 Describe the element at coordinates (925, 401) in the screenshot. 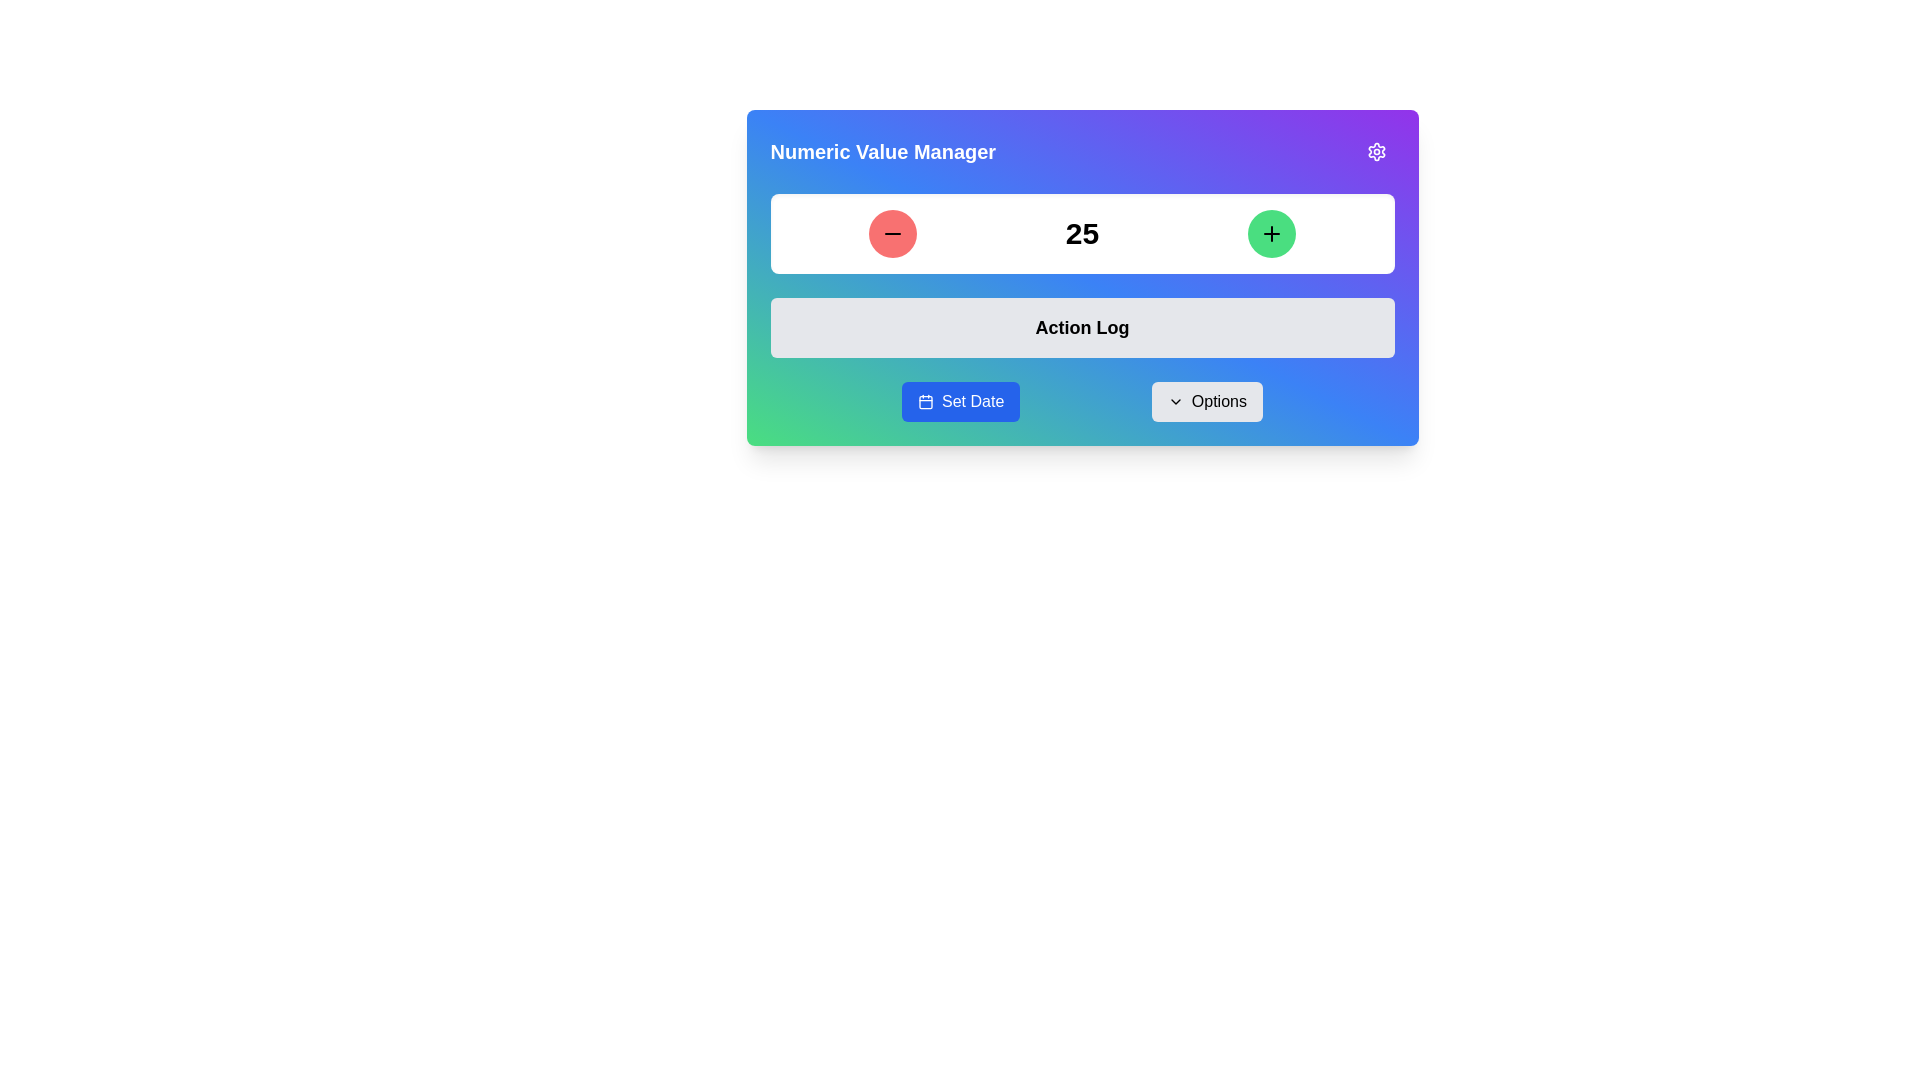

I see `the calendar icon located inside the 'Set Date' button, positioned to the left of the text 'Set Date'` at that location.